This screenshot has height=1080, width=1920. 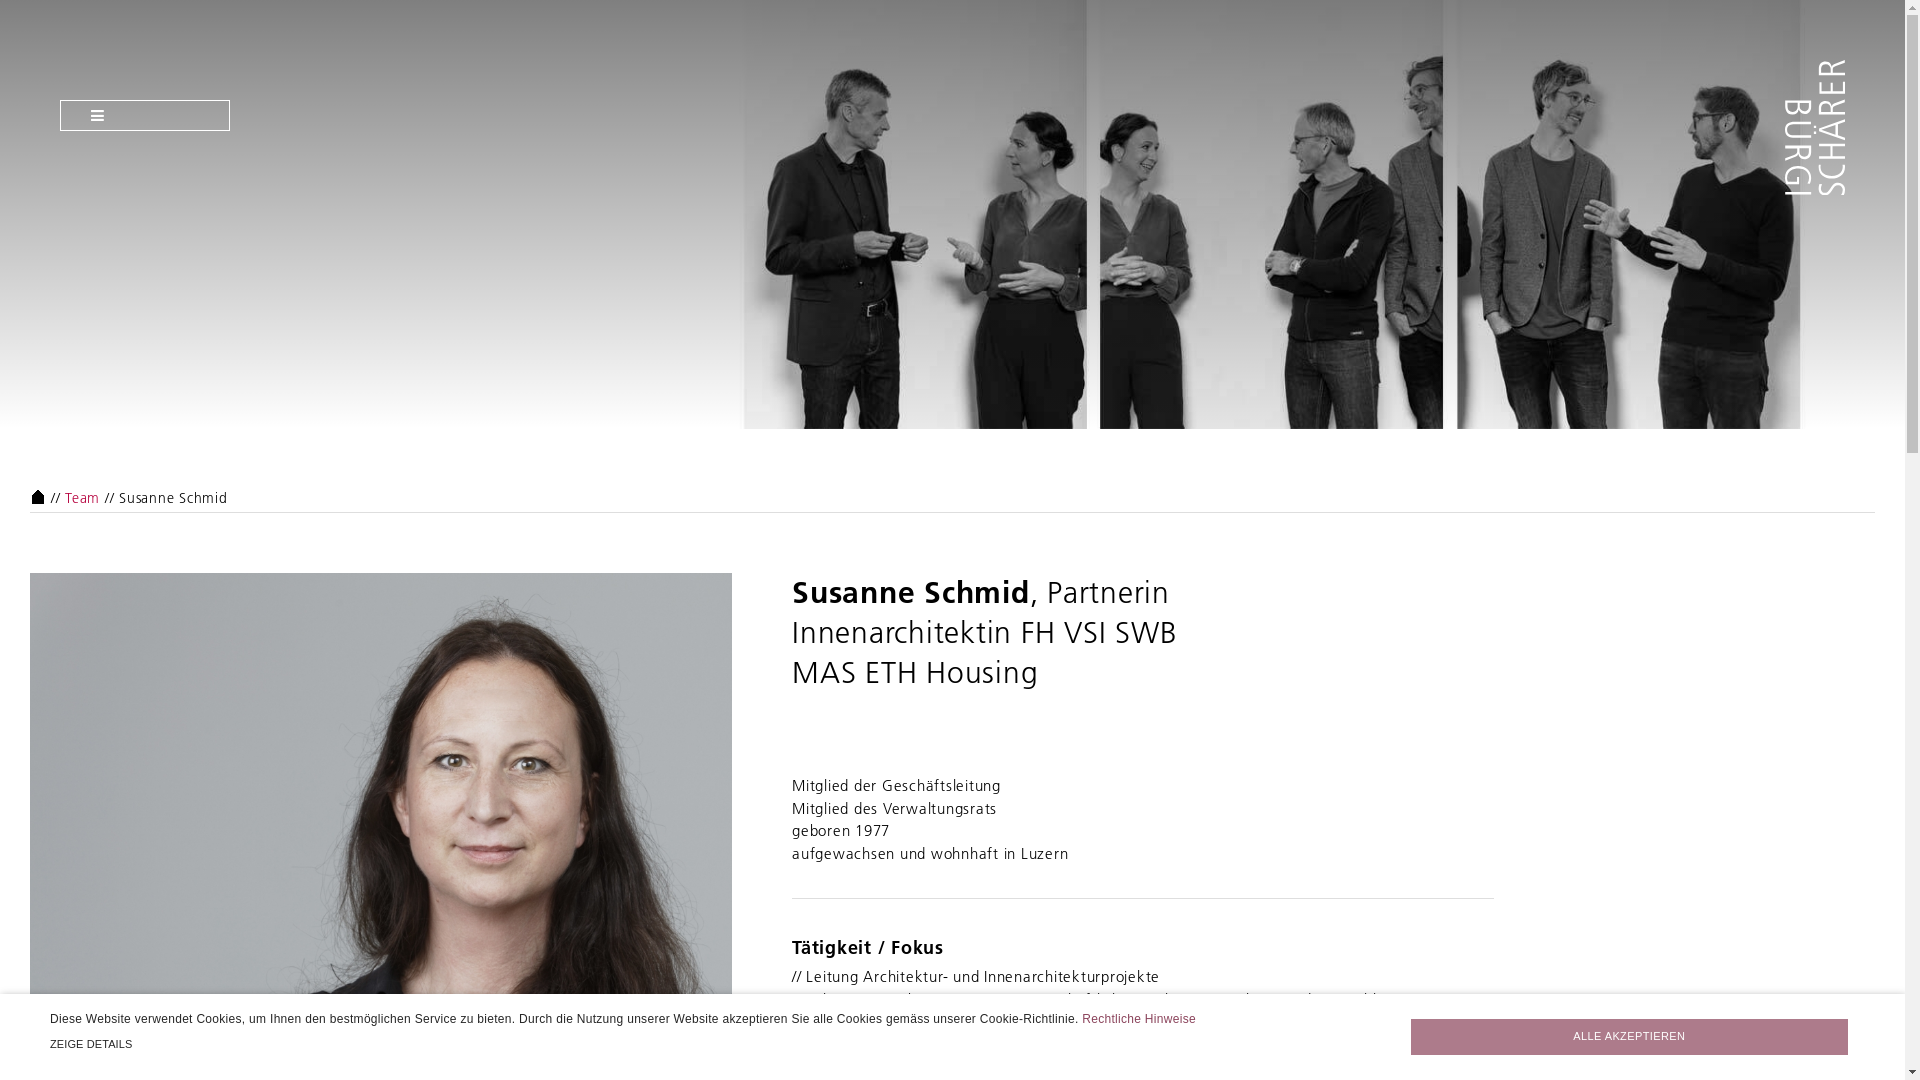 I want to click on 'Team', so click(x=81, y=496).